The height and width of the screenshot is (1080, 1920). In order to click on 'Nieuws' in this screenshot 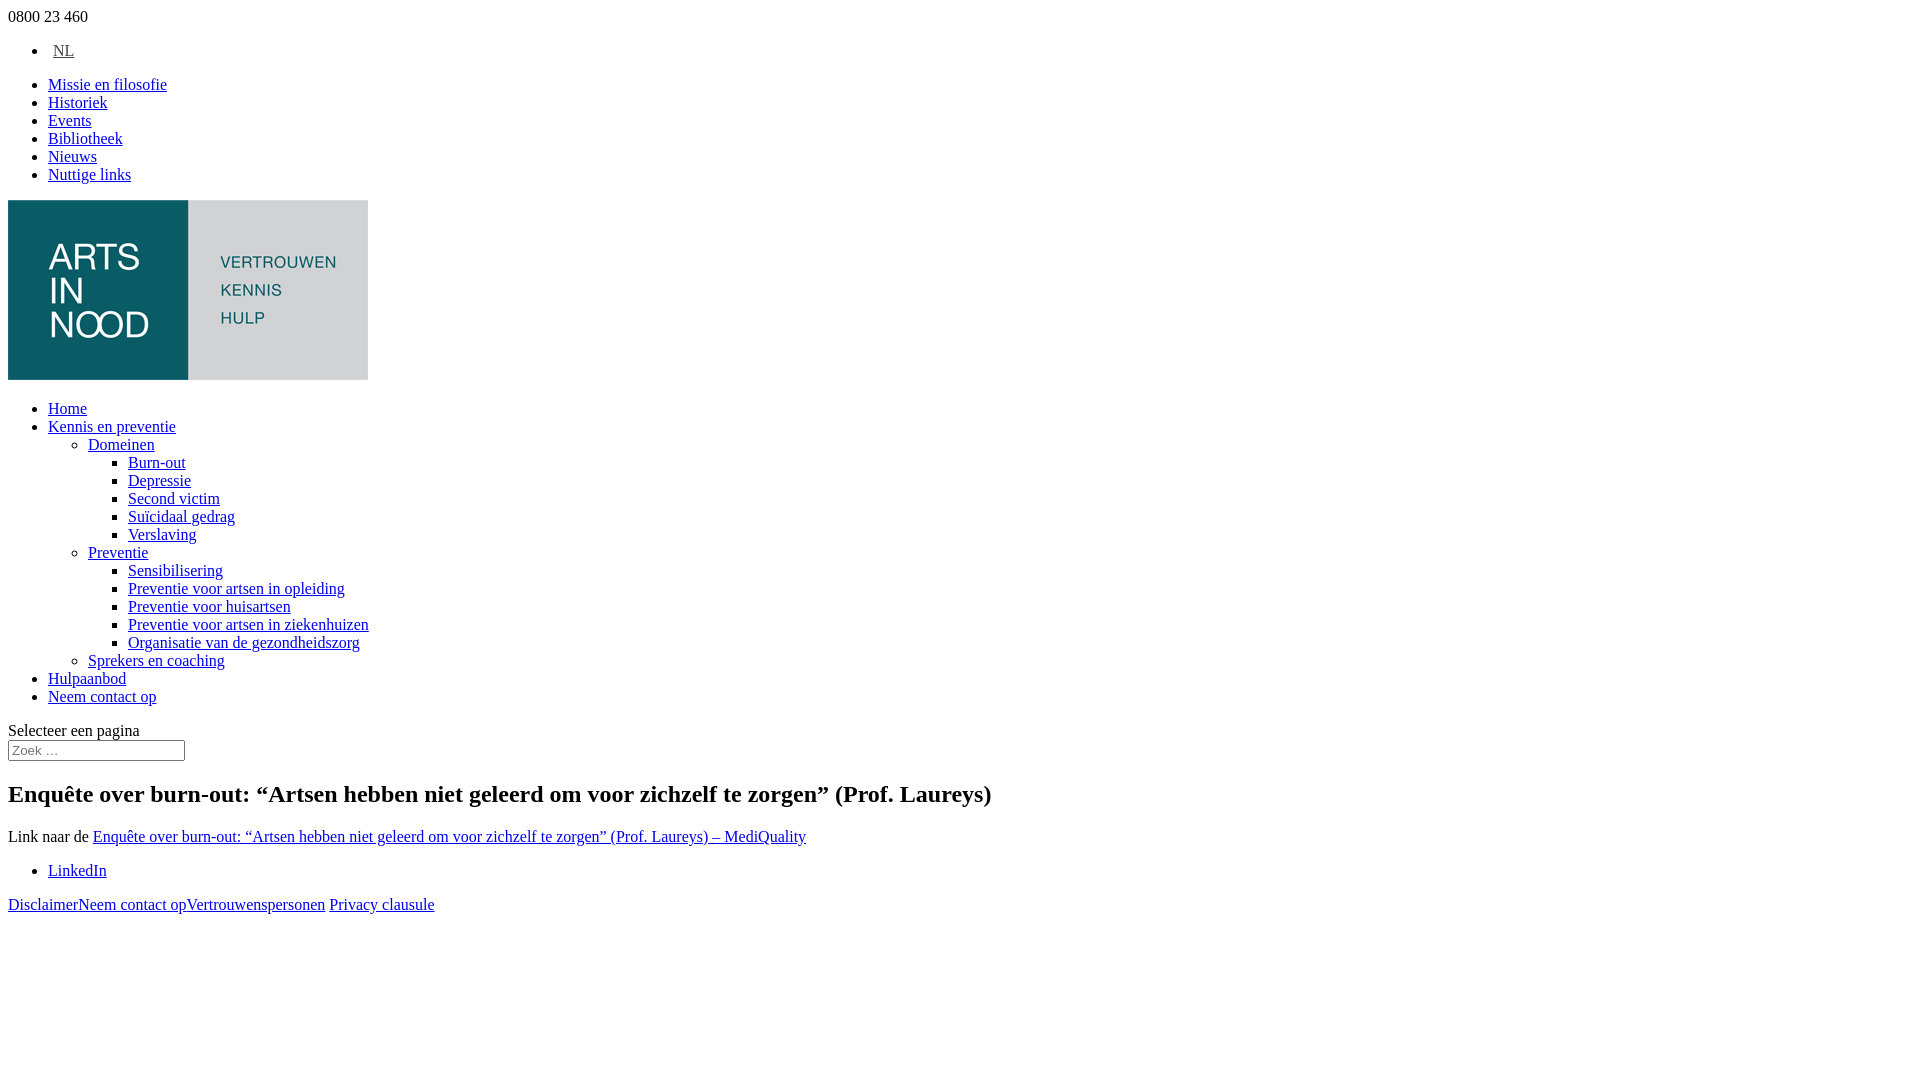, I will do `click(72, 155)`.